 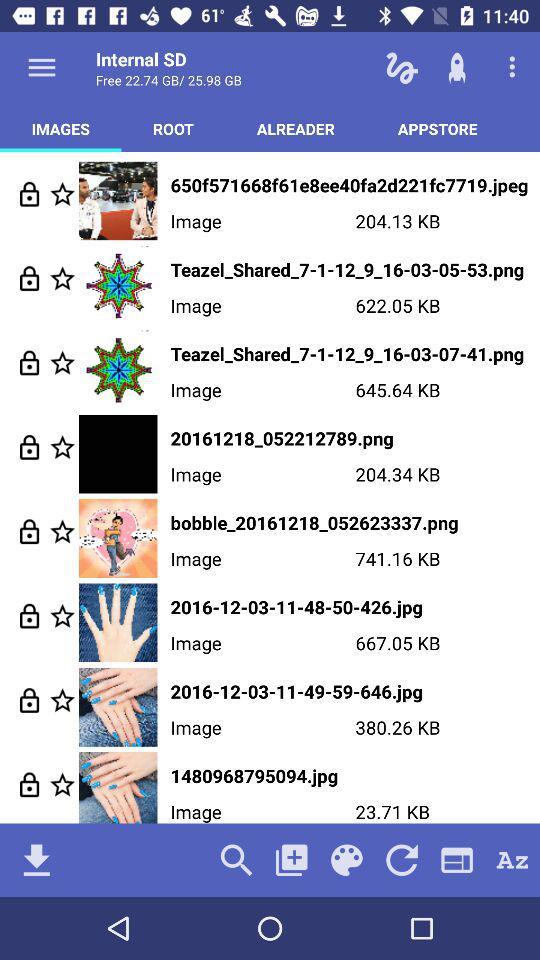 What do you see at coordinates (62, 615) in the screenshot?
I see `this image` at bounding box center [62, 615].